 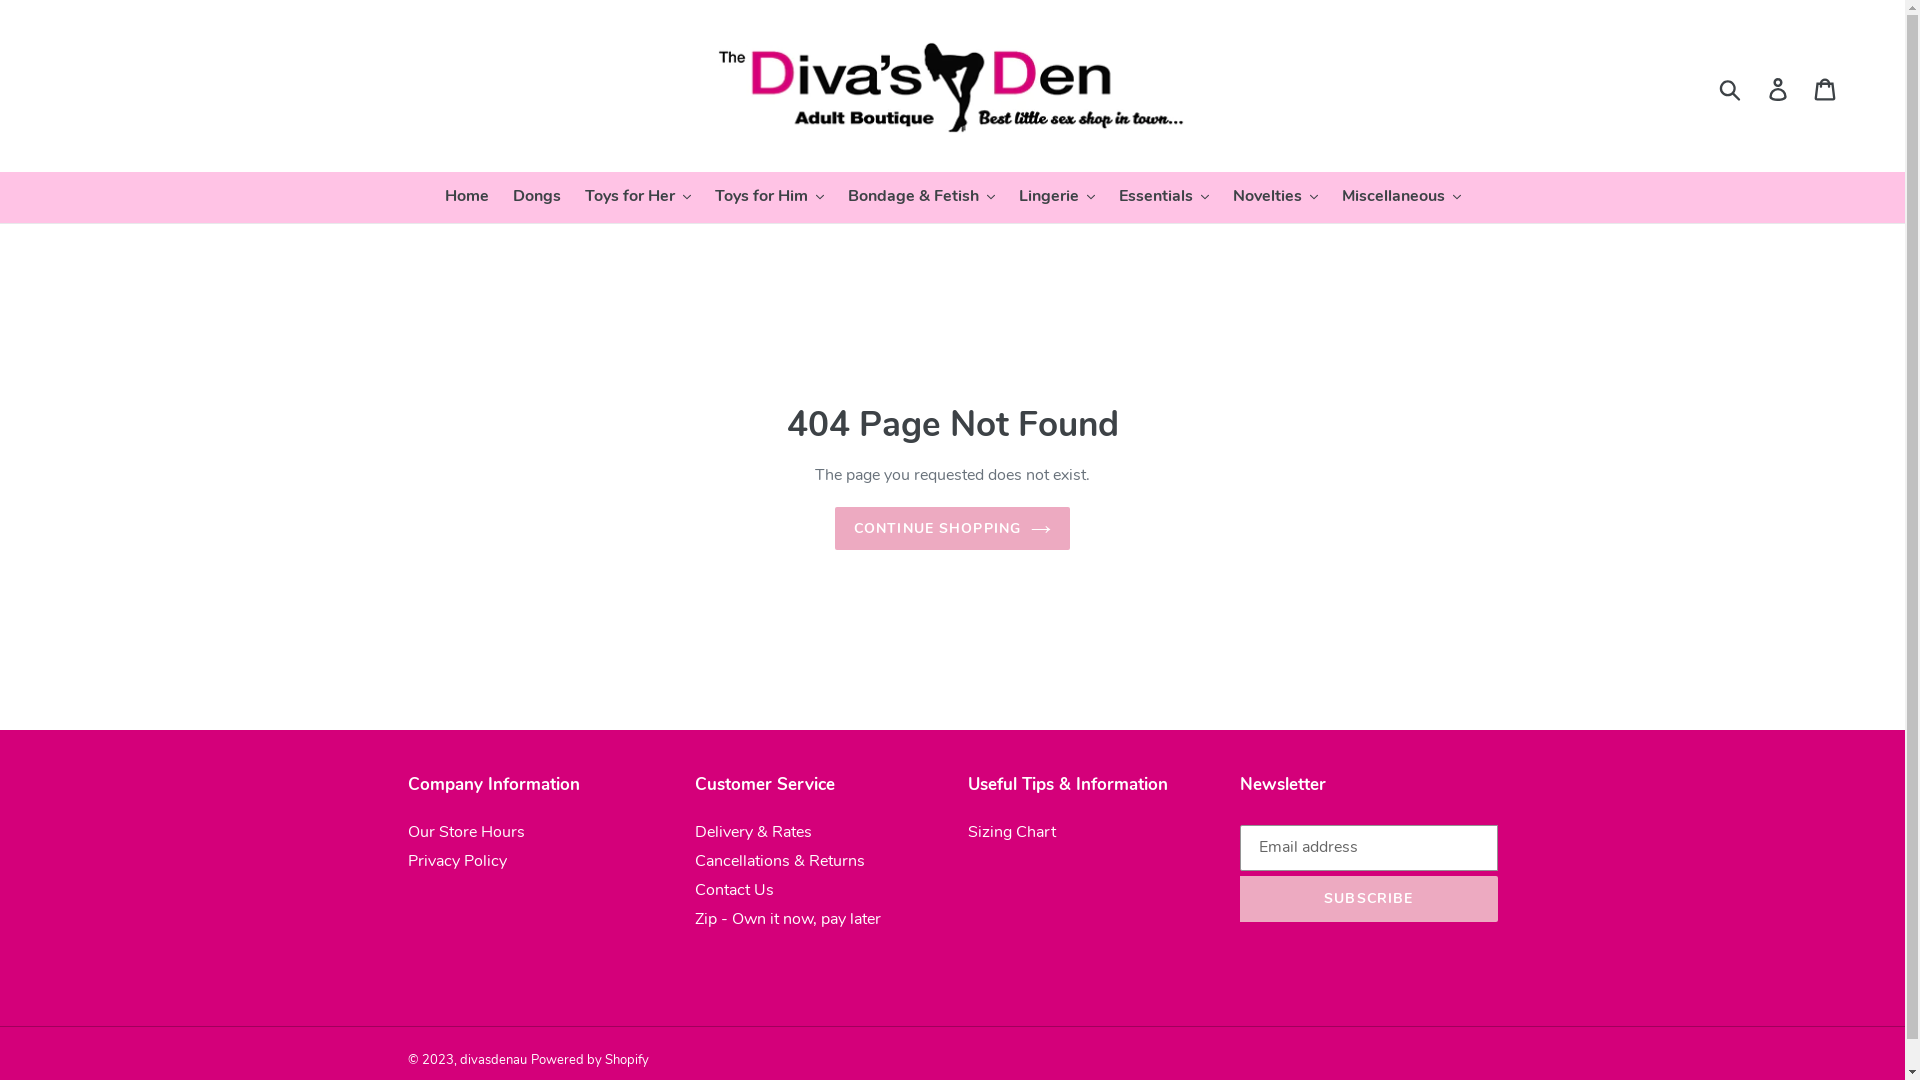 I want to click on 'Delivery & Rates', so click(x=752, y=833).